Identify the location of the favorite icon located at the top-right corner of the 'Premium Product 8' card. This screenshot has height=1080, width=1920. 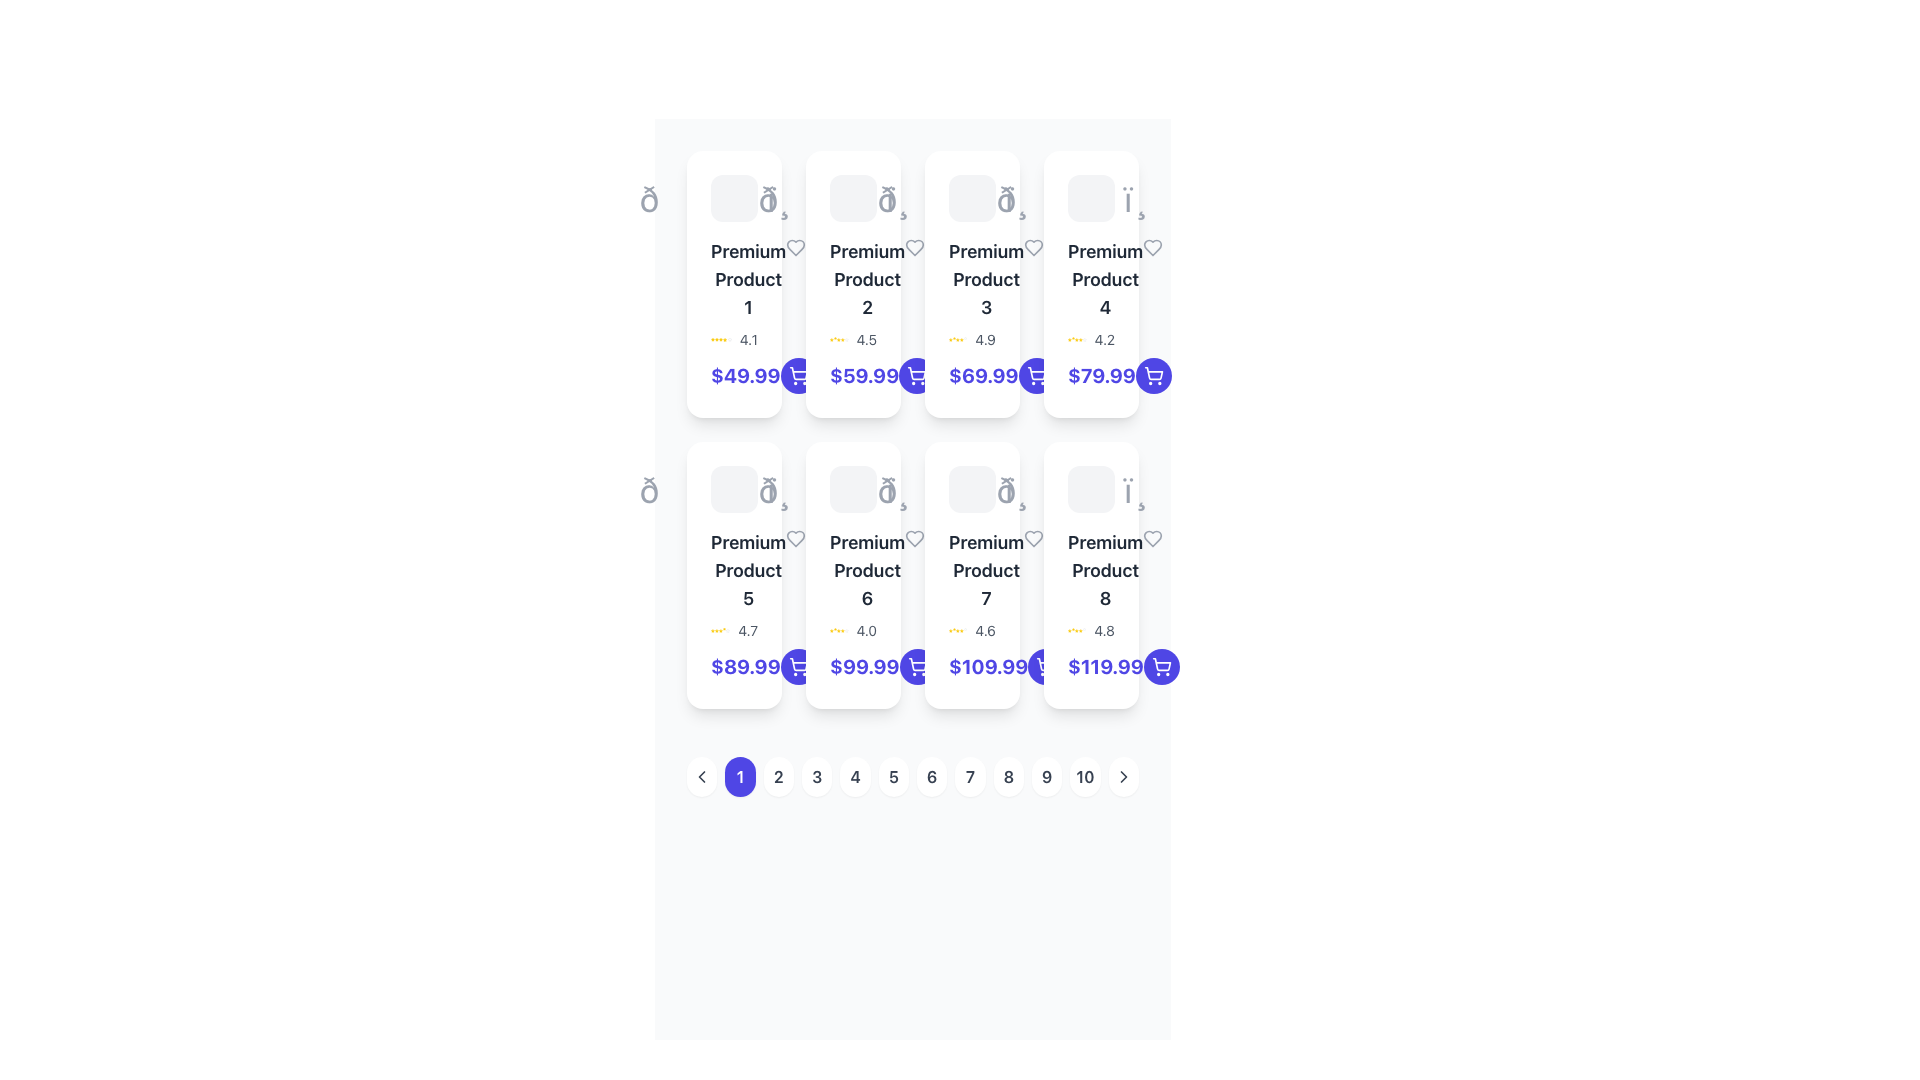
(1153, 538).